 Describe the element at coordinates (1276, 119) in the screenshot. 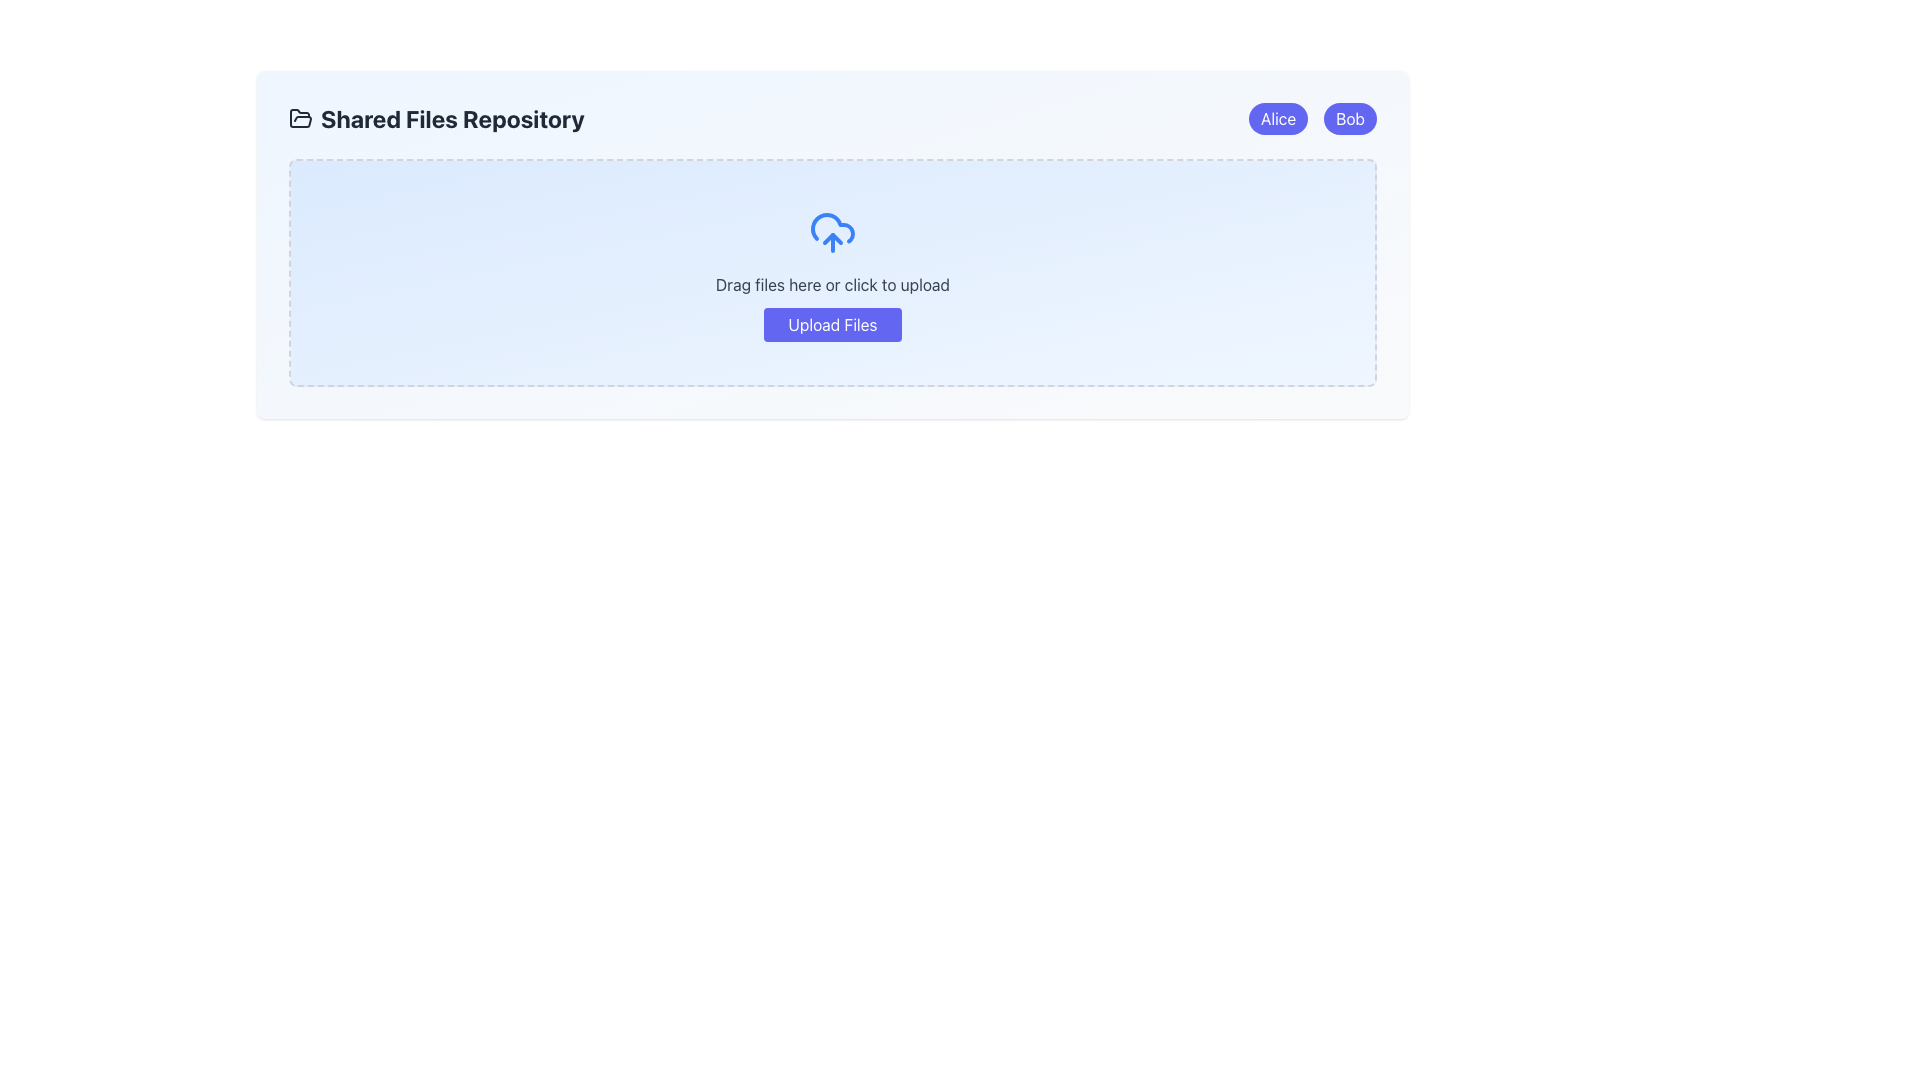

I see `the indigo button labeled 'Alice' located in the upper-right corner, to the left of the 'Bob' button` at that location.